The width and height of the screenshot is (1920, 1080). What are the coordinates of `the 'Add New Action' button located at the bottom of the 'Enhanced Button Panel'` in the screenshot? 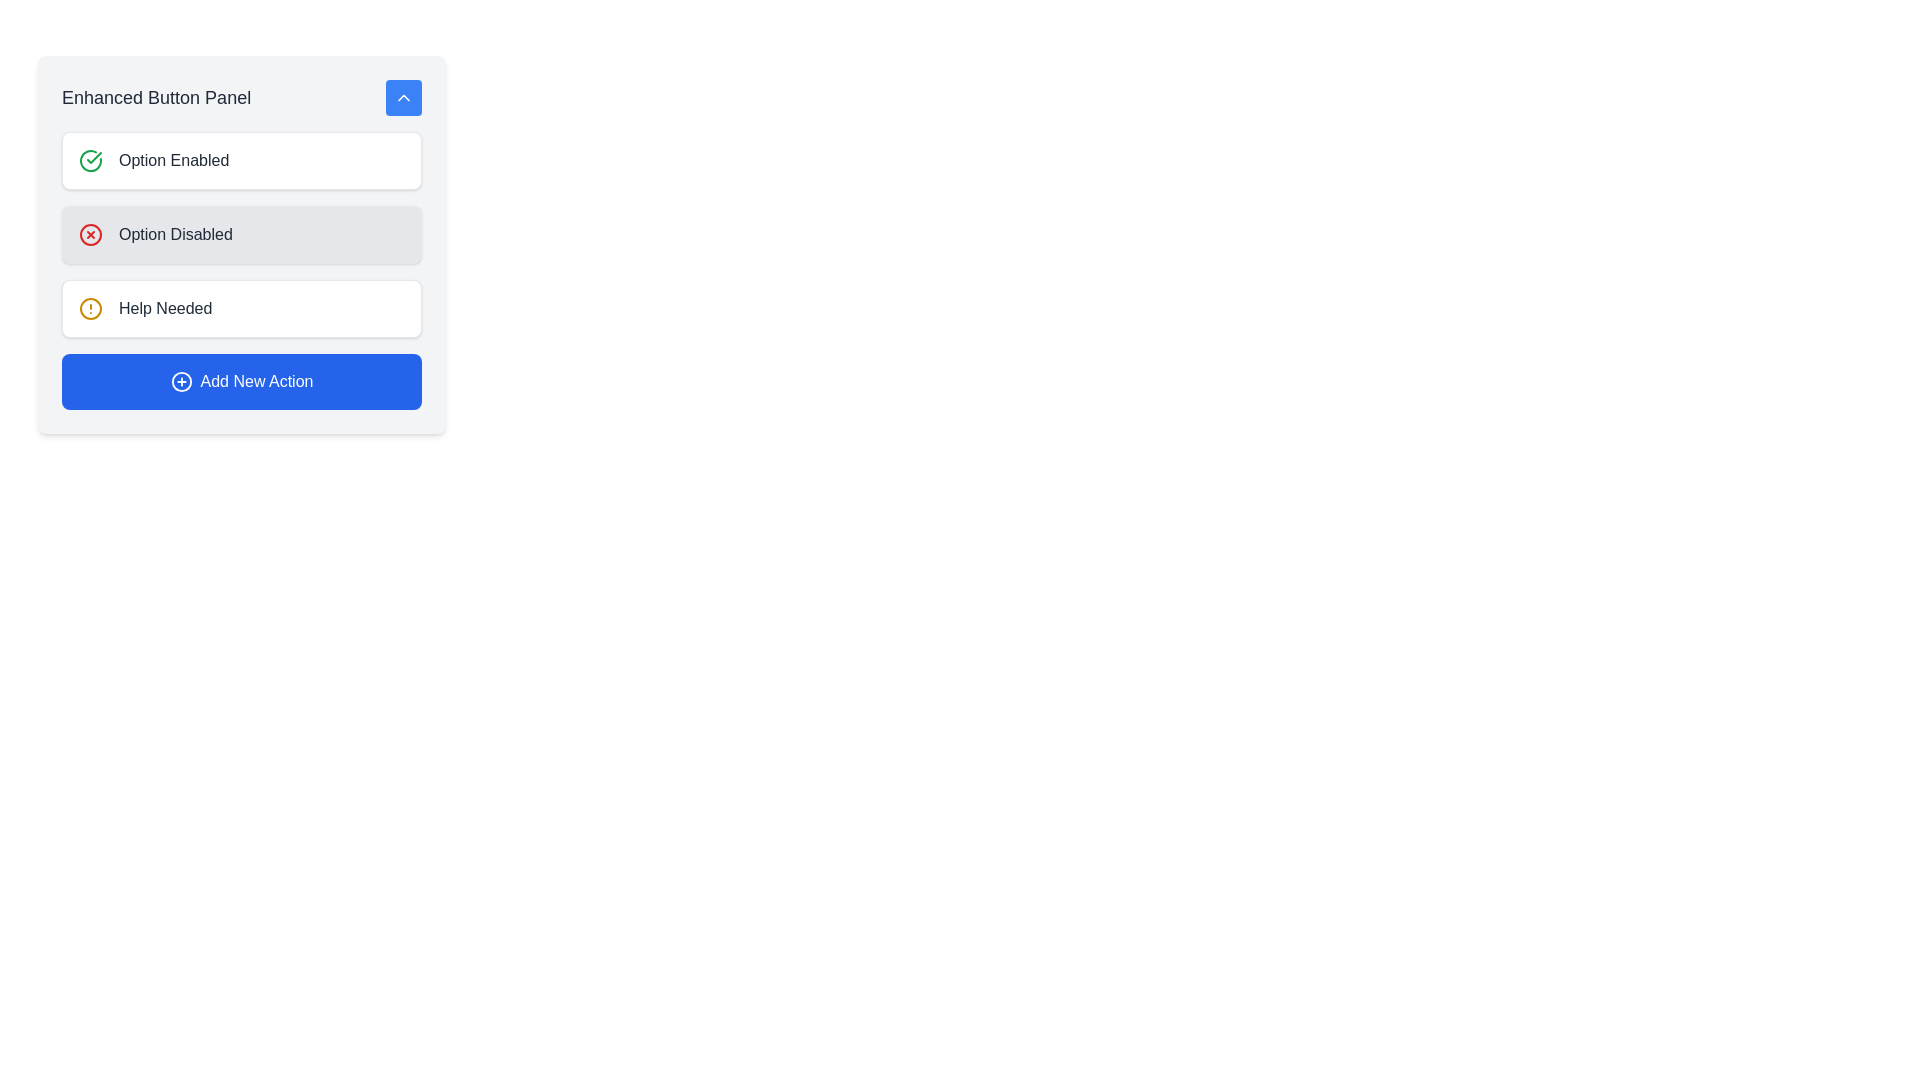 It's located at (240, 381).